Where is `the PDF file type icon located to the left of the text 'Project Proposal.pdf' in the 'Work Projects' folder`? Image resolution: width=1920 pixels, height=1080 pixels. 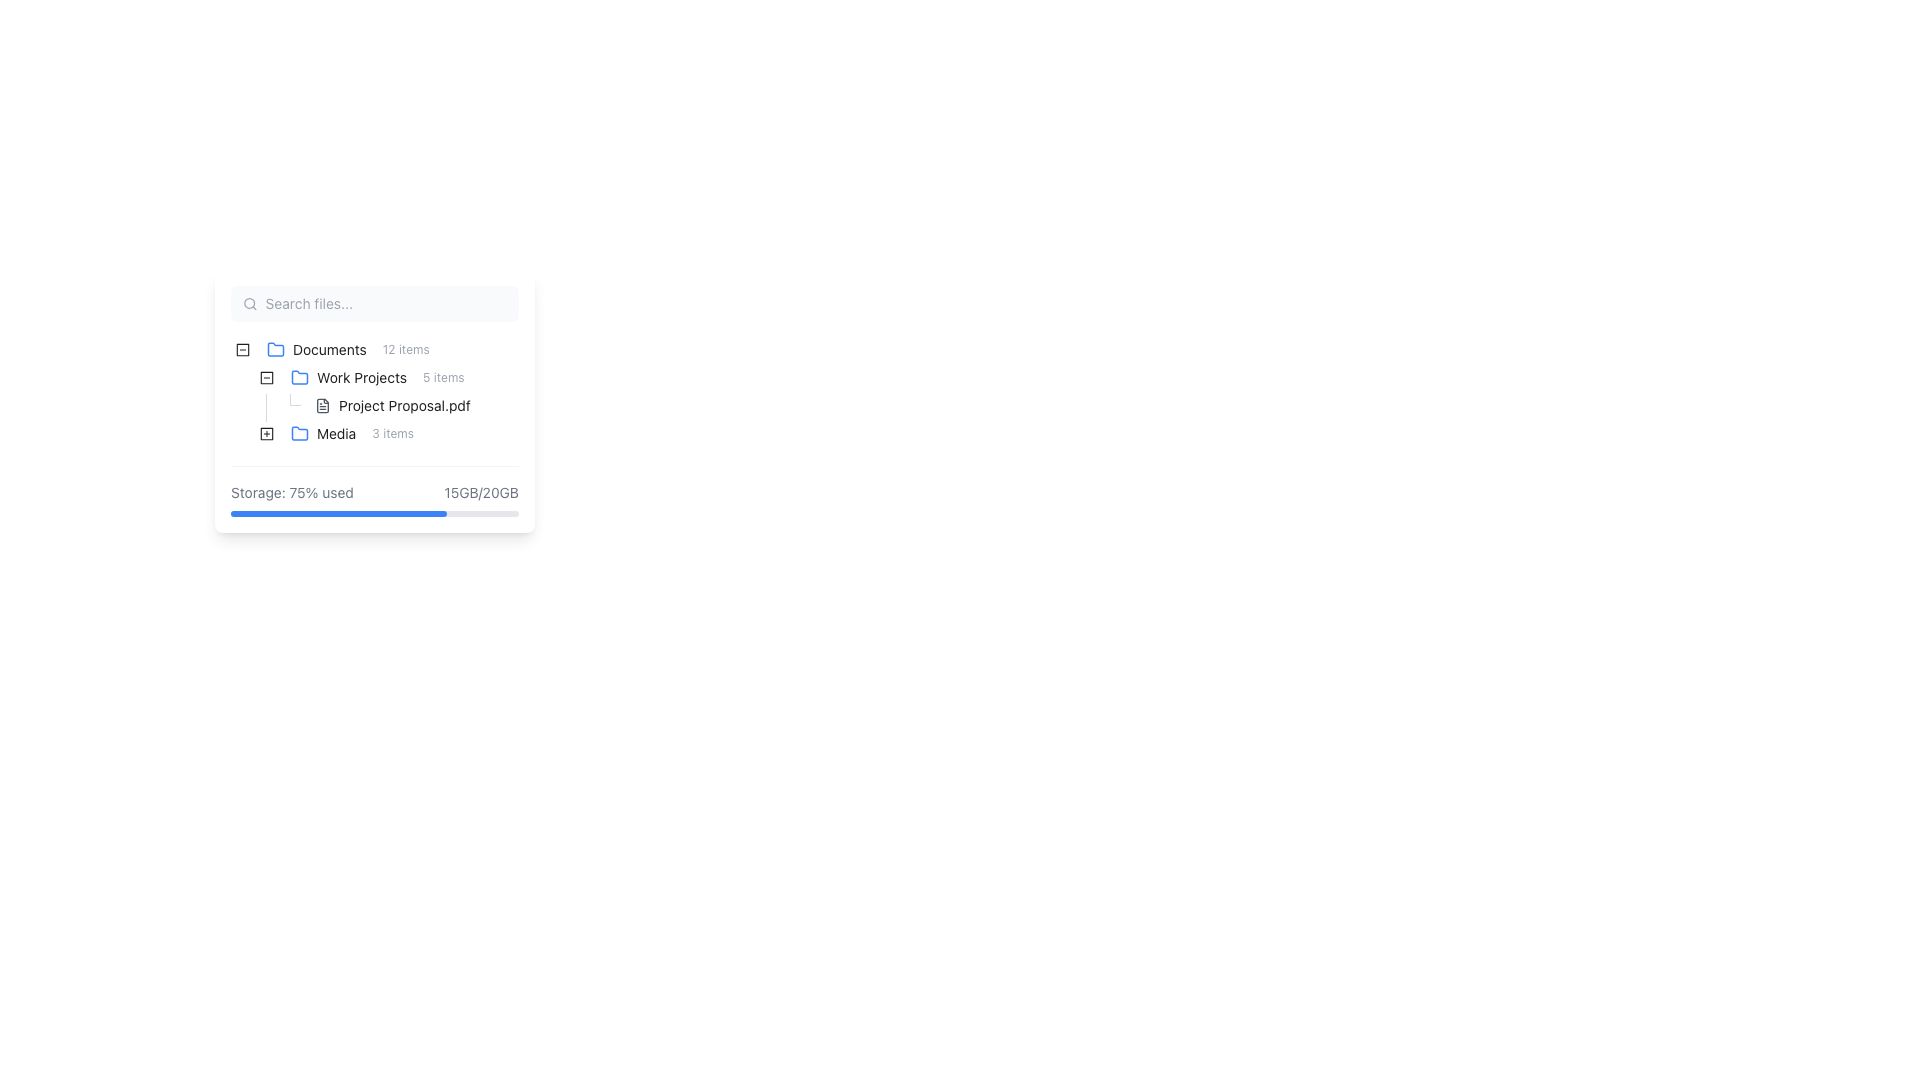 the PDF file type icon located to the left of the text 'Project Proposal.pdf' in the 'Work Projects' folder is located at coordinates (322, 405).